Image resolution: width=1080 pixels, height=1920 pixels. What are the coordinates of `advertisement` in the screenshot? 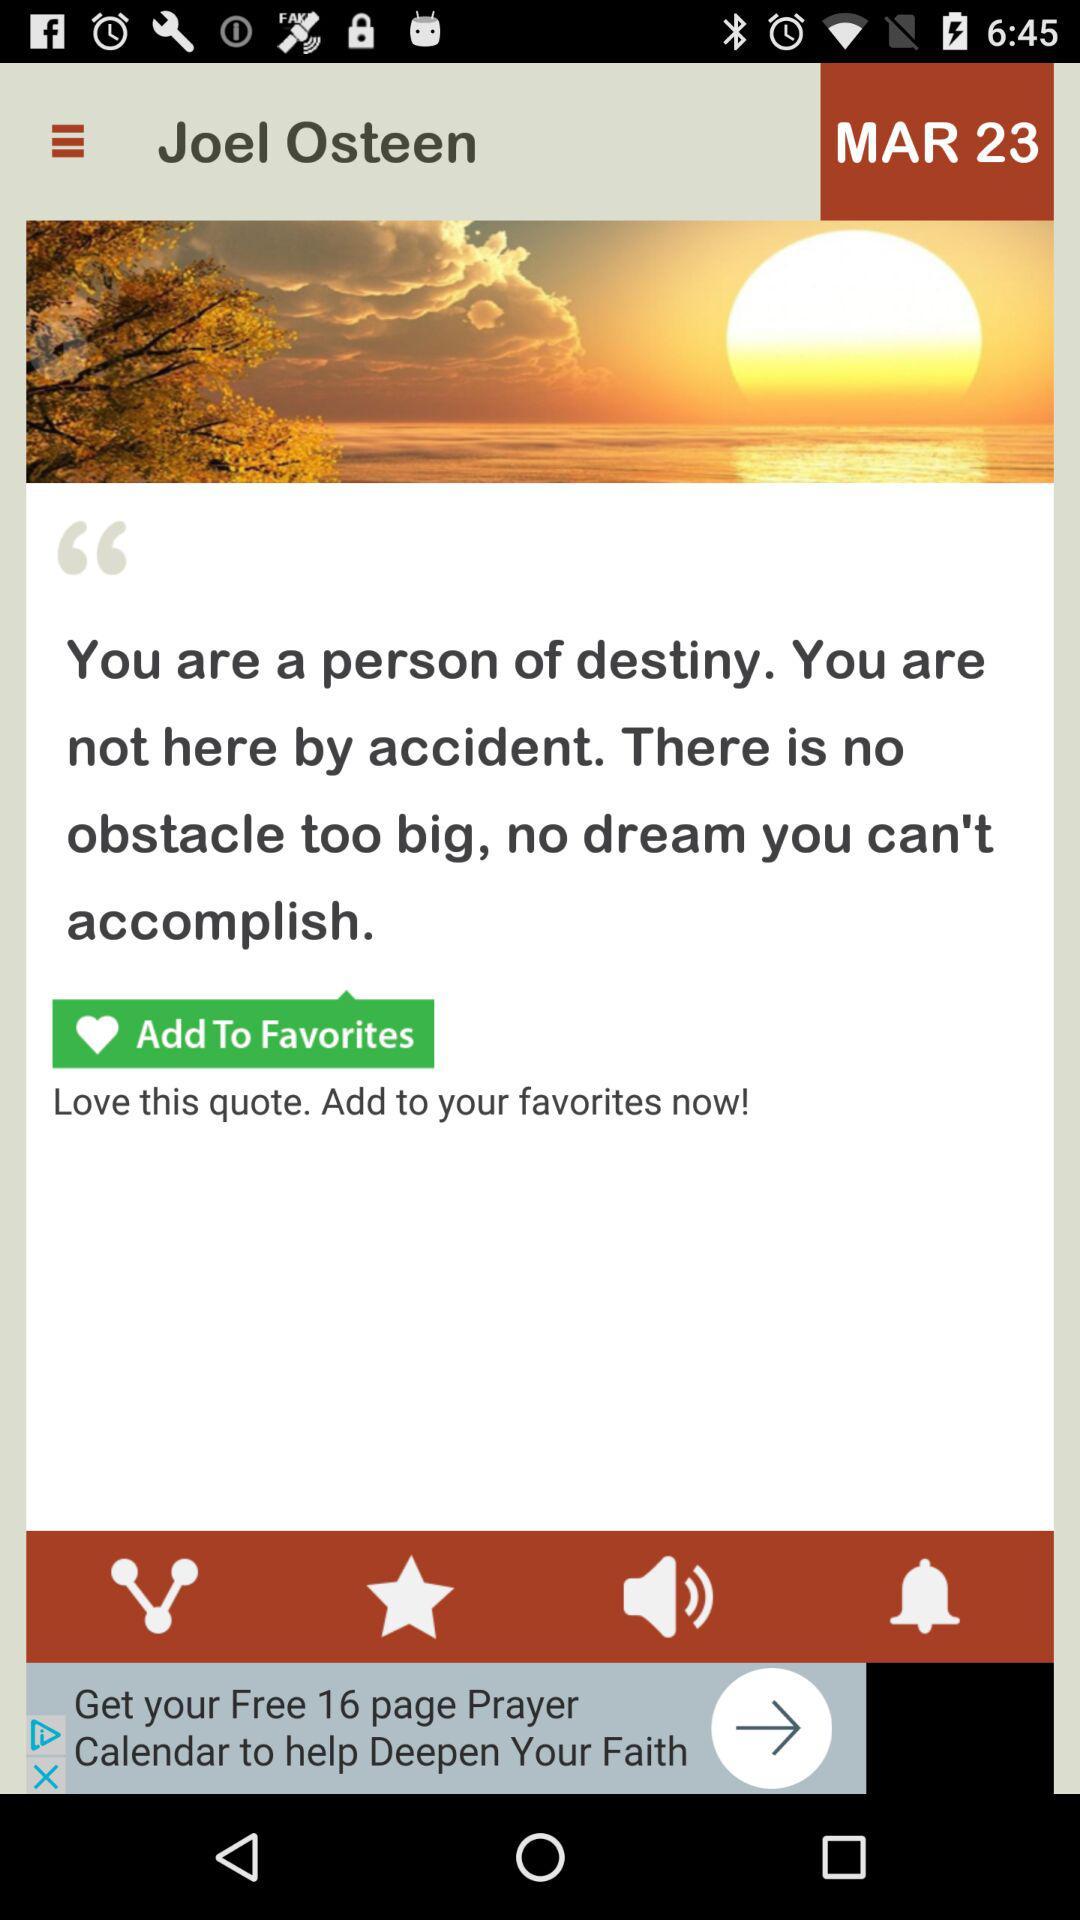 It's located at (445, 1727).